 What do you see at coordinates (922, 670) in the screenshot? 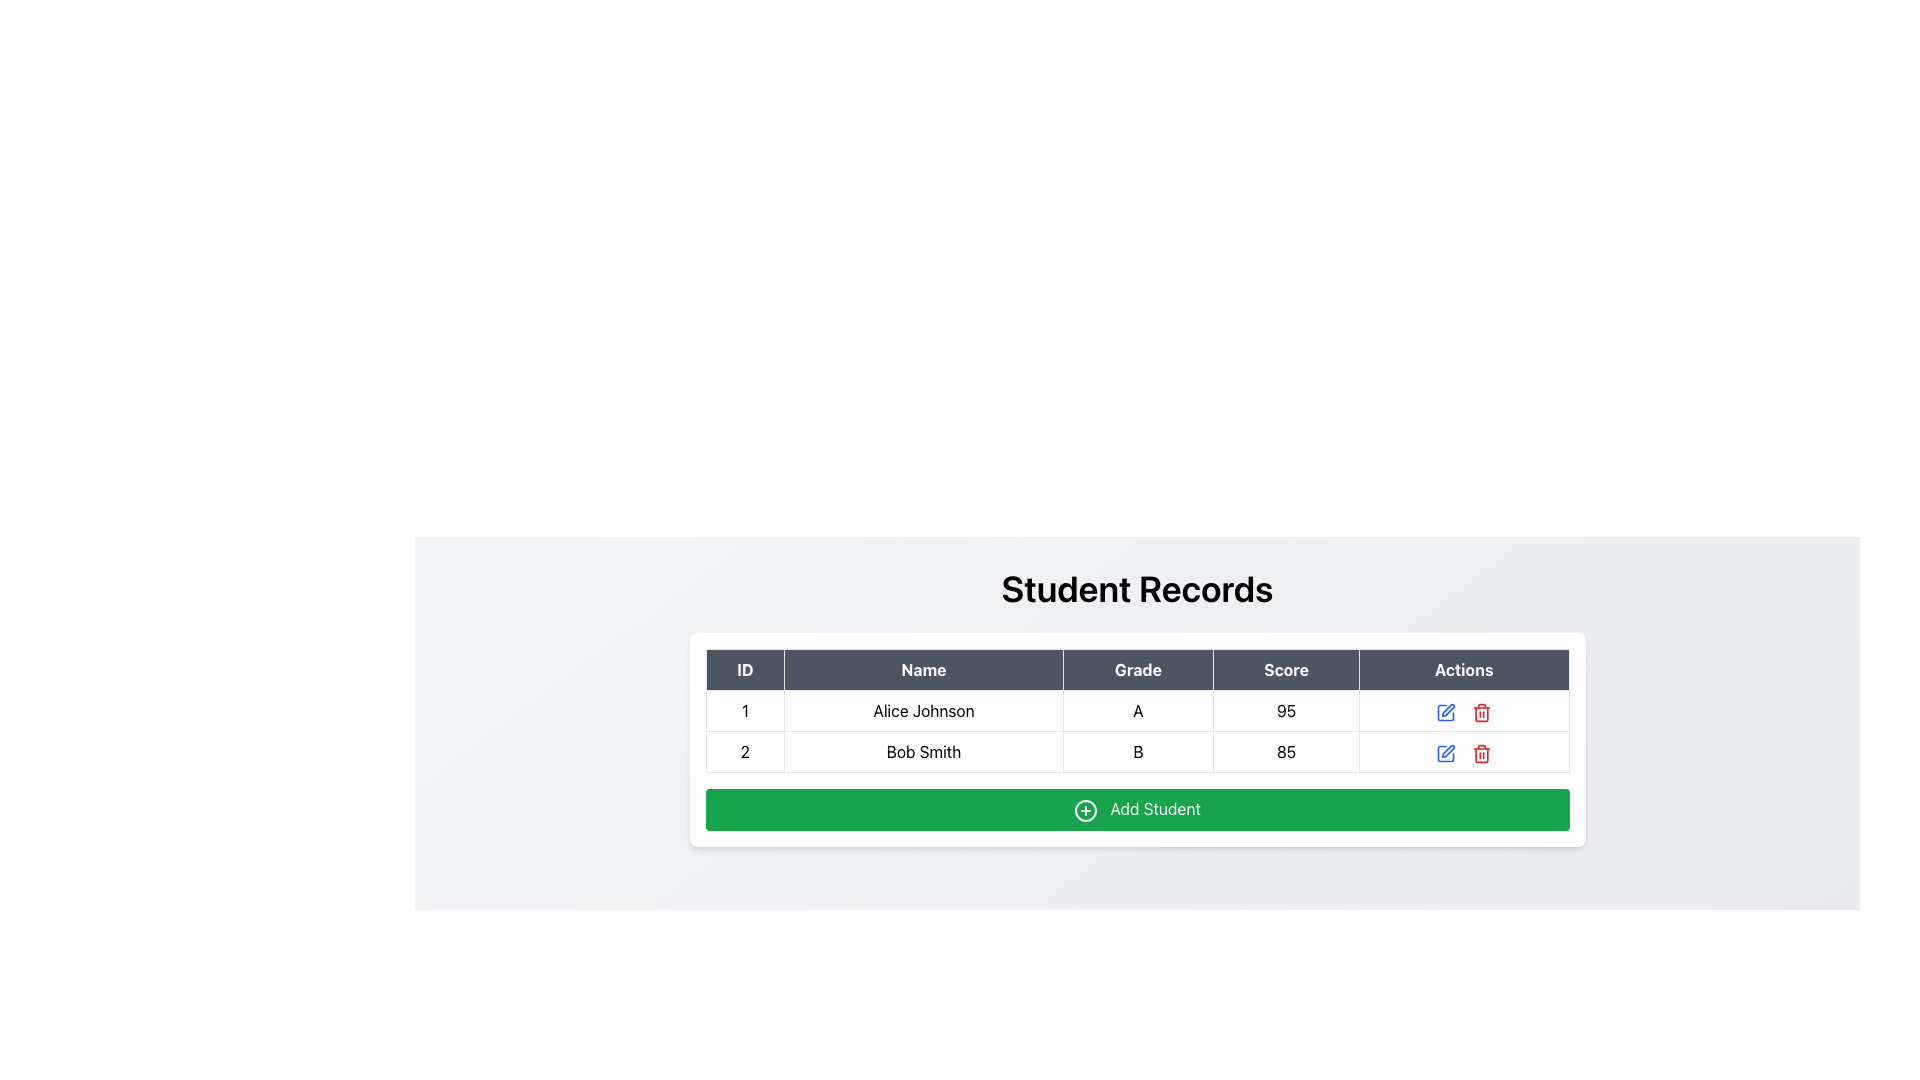
I see `the Table Header Cell labeled 'Name', which is styled in white text on a dark gray background, positioned between 'ID' and 'Grade' in the 'Student Records' table` at bounding box center [922, 670].